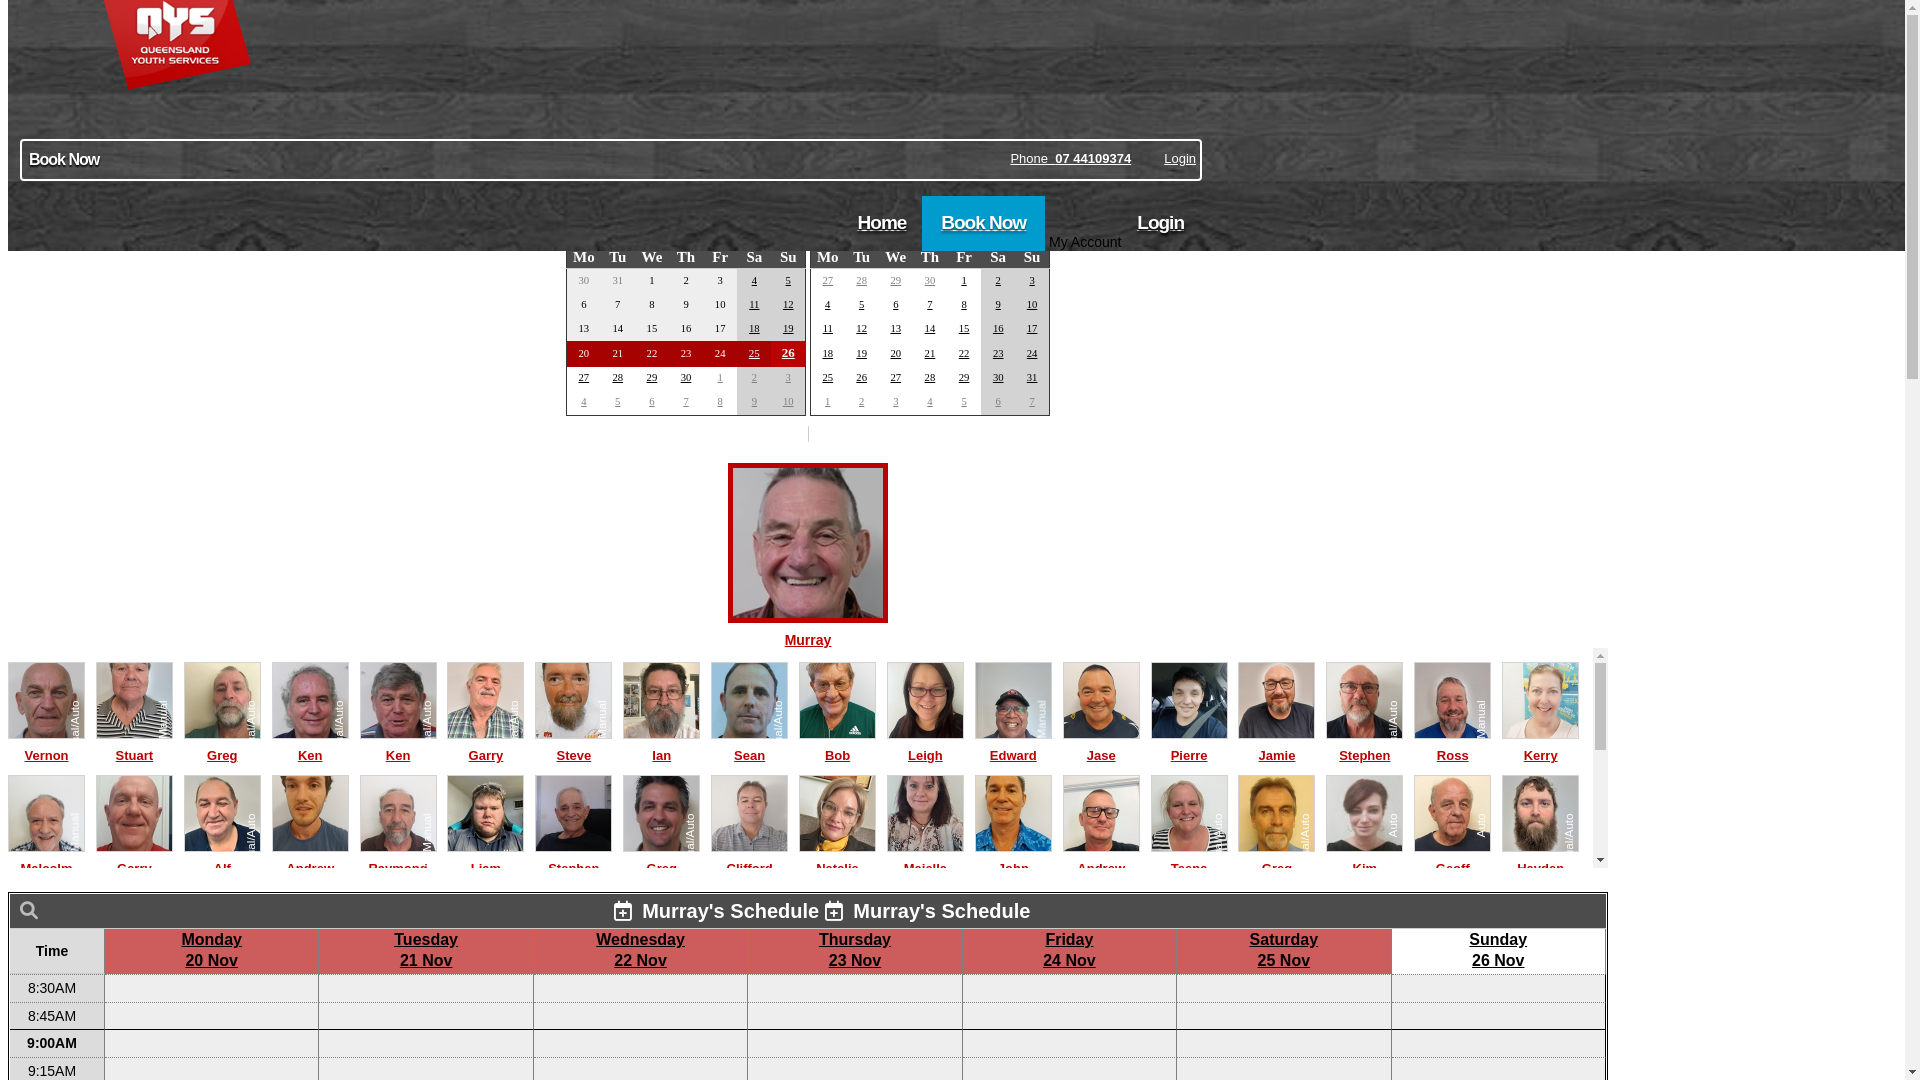 The width and height of the screenshot is (1920, 1080). I want to click on 'Christine, so click(309, 970).